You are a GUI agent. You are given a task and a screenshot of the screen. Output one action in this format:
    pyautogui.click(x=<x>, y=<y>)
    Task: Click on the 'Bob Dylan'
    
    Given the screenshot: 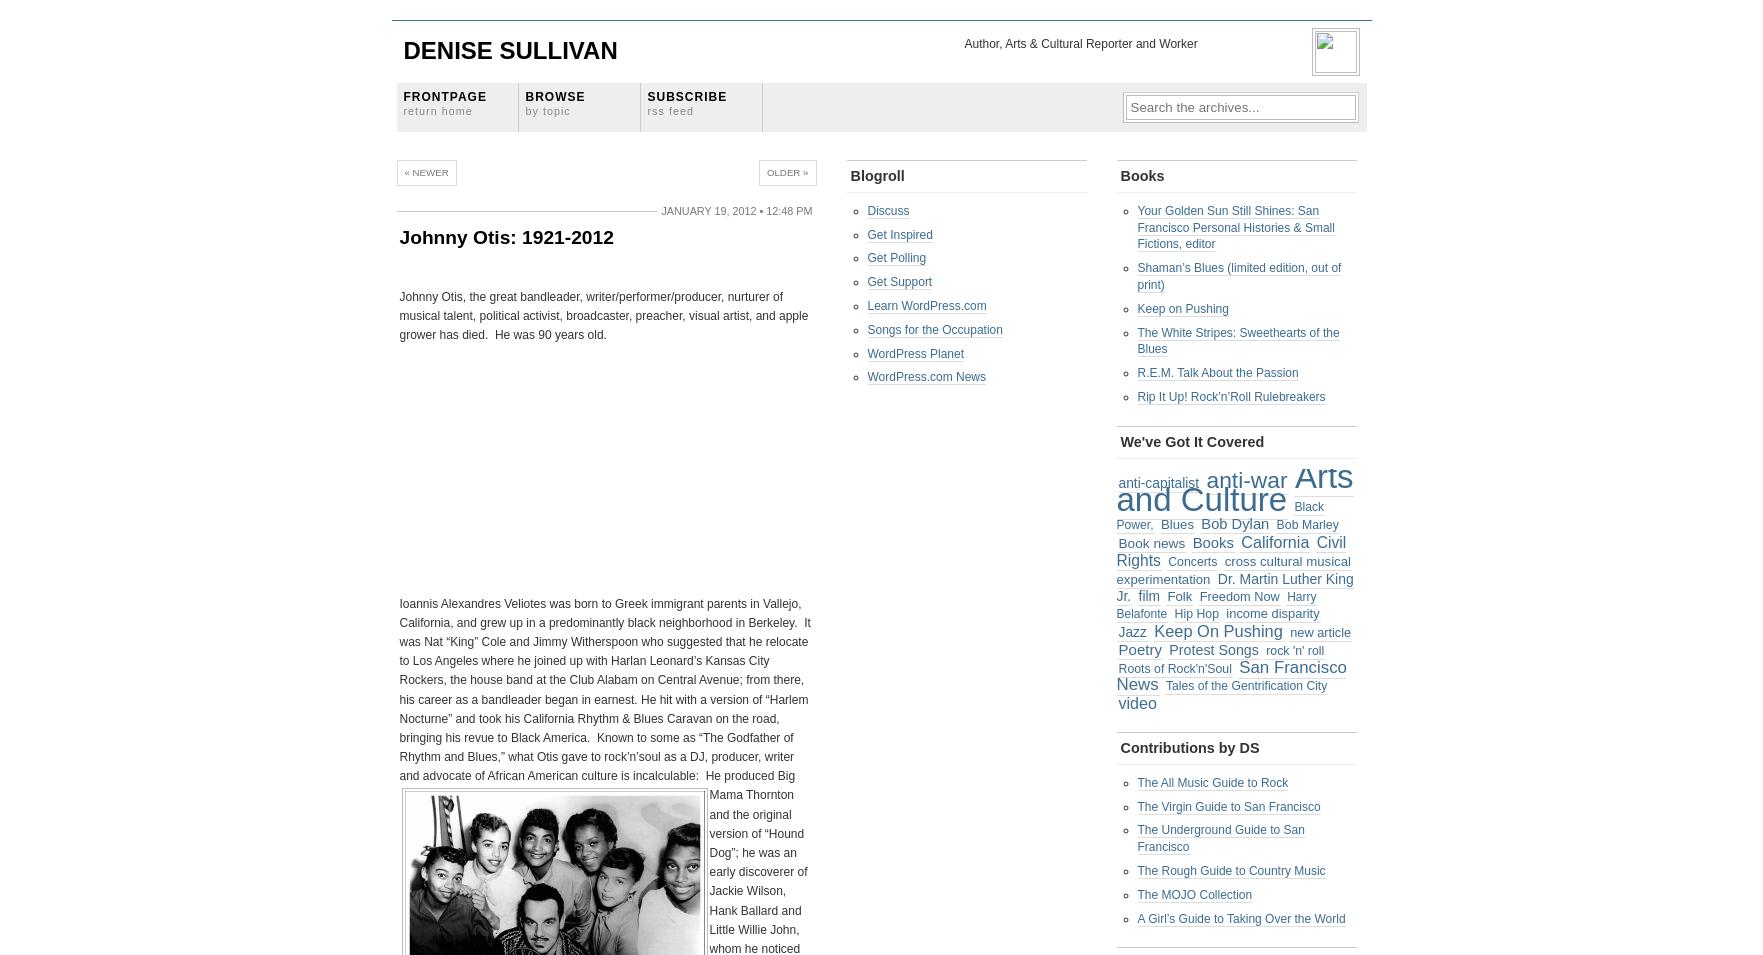 What is the action you would take?
    pyautogui.click(x=1233, y=524)
    